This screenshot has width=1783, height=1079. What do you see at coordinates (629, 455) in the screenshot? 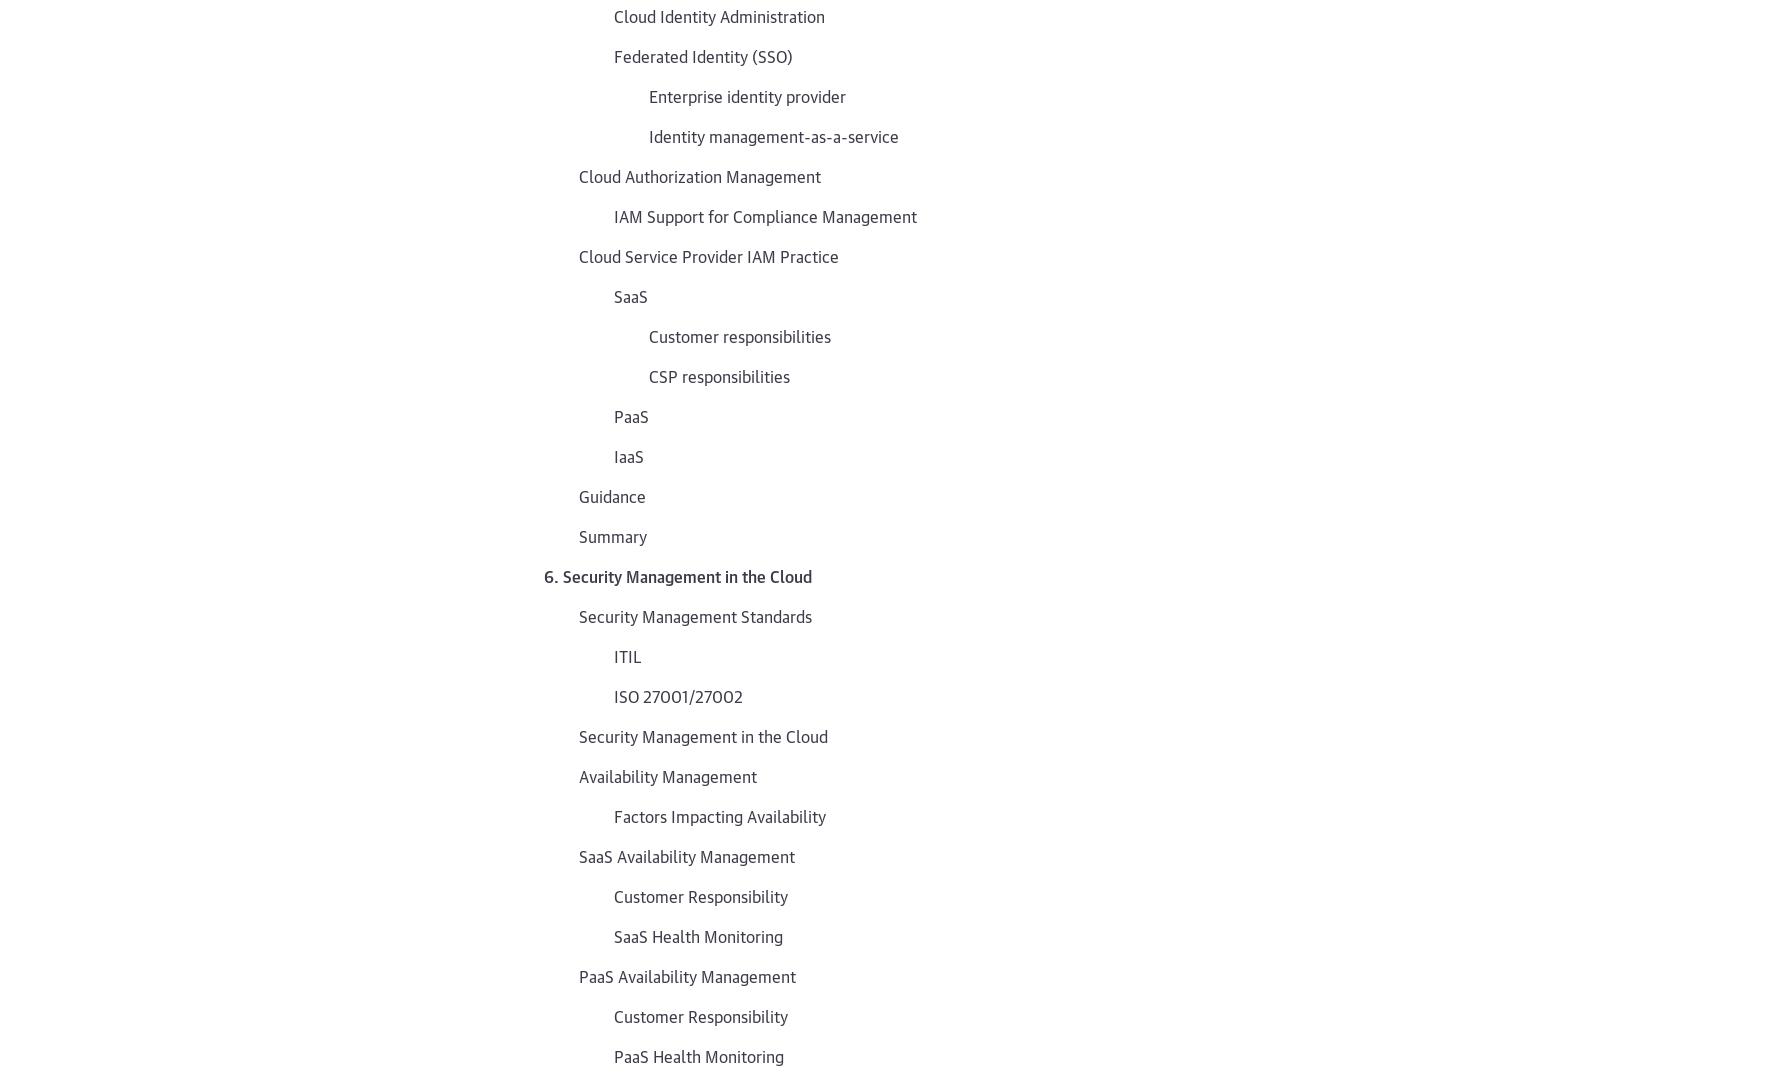
I see `'IaaS'` at bounding box center [629, 455].